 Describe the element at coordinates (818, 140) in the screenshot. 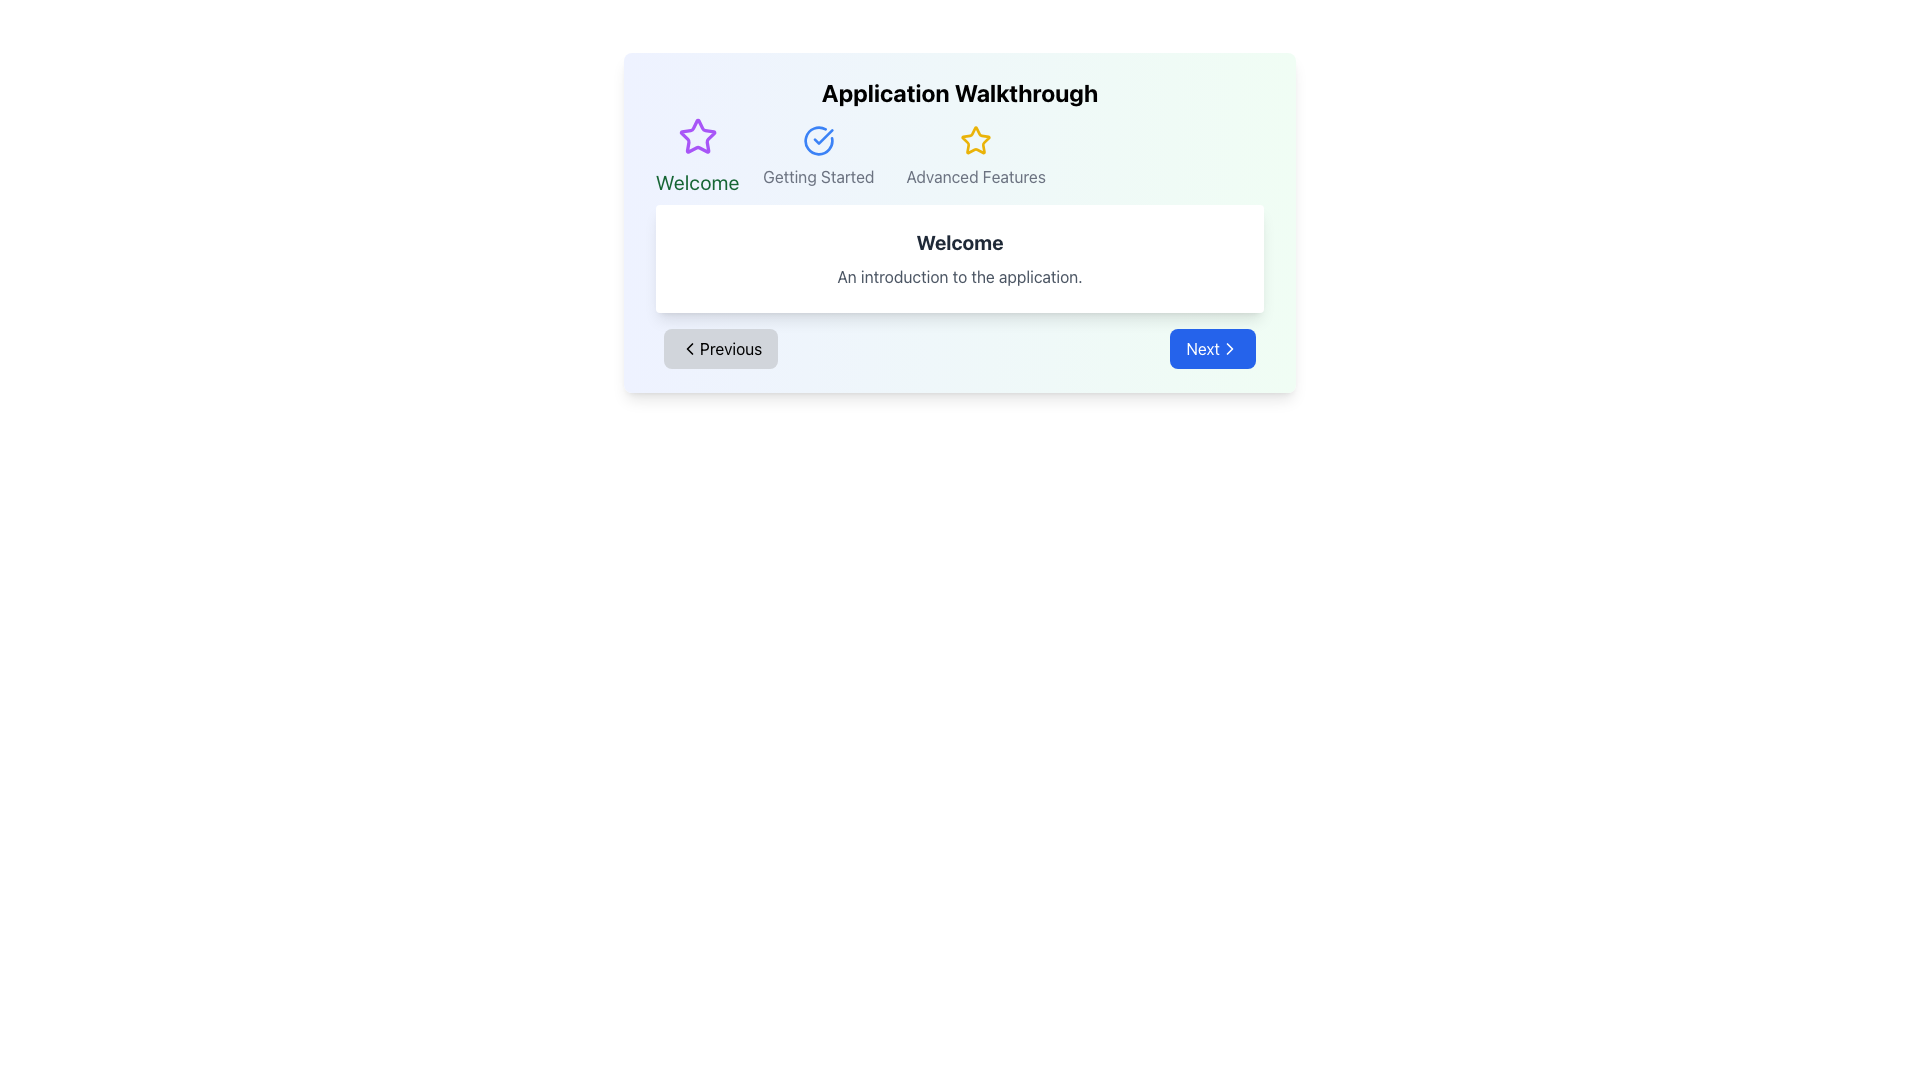

I see `the circular blue checkmark icon located above the 'Getting Started' text` at that location.